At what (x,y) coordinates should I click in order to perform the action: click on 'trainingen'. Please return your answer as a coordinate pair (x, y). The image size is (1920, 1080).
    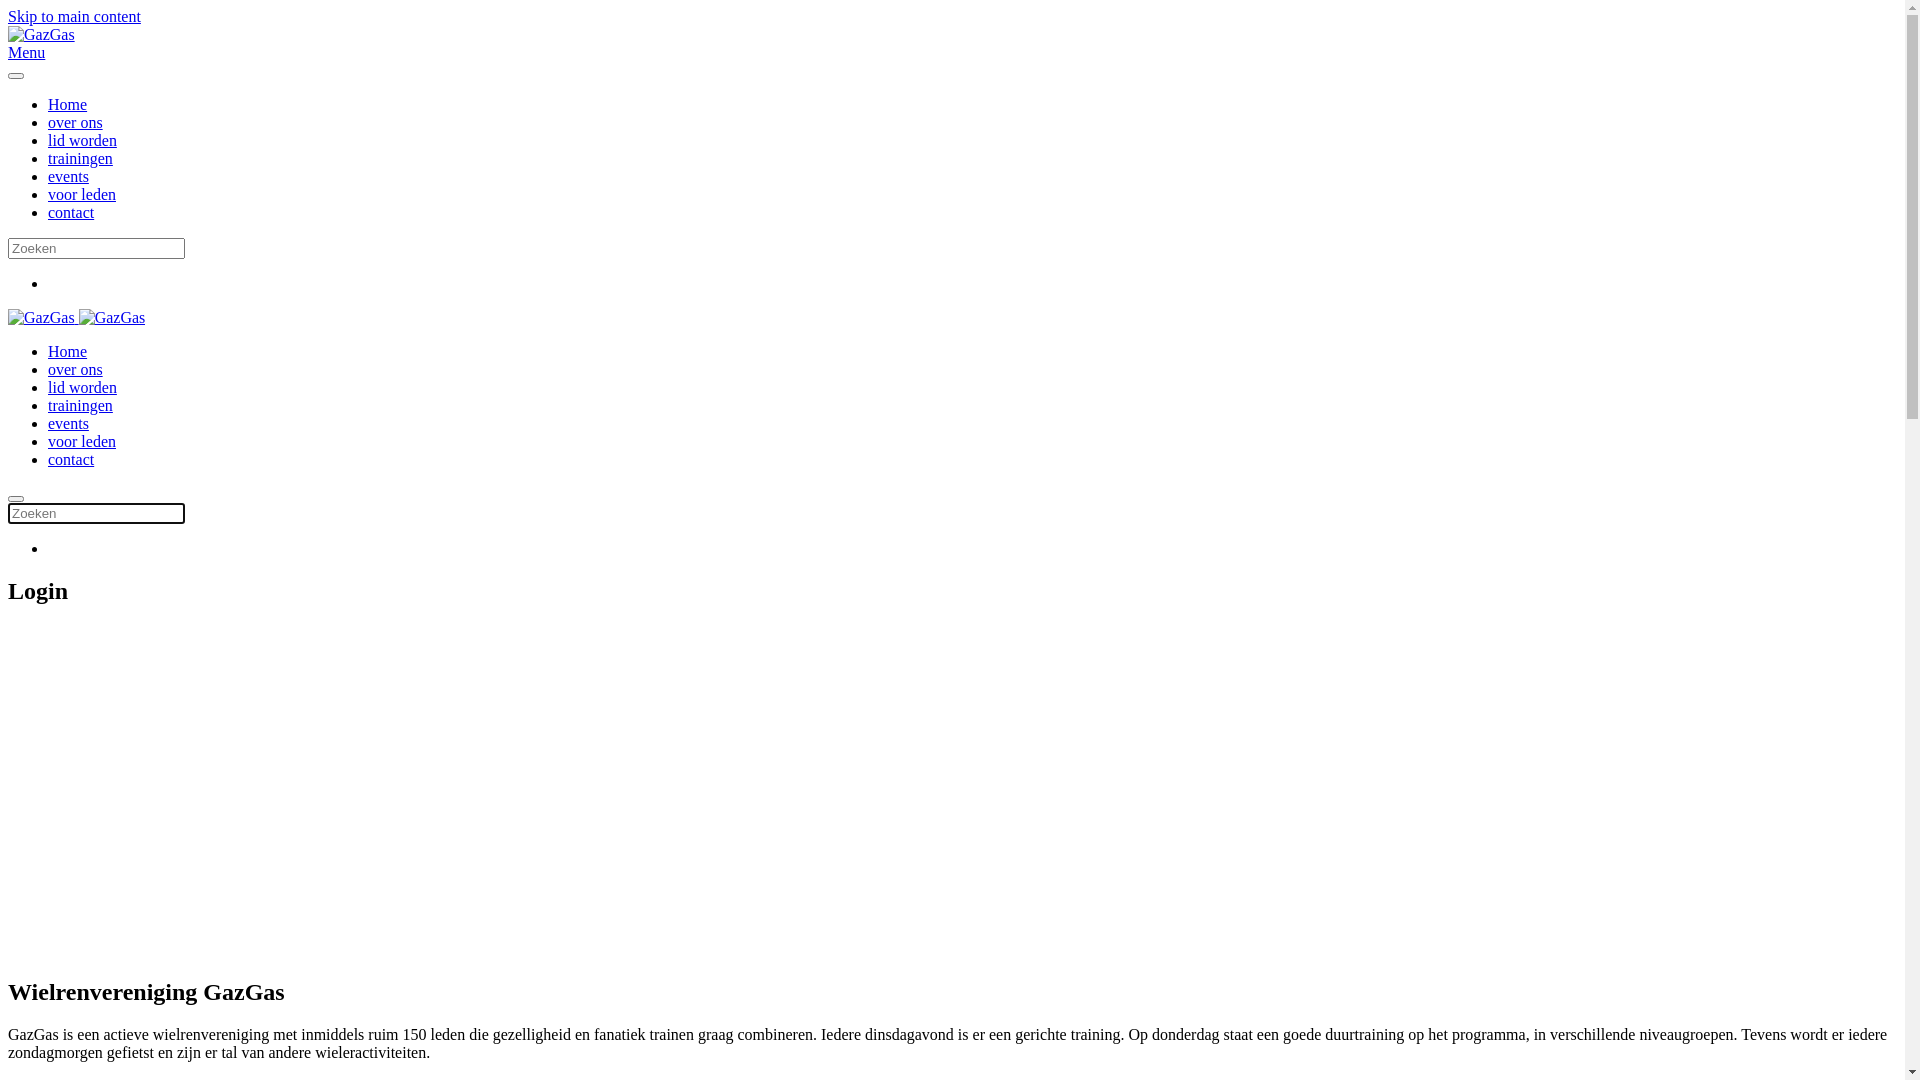
    Looking at the image, I should click on (80, 405).